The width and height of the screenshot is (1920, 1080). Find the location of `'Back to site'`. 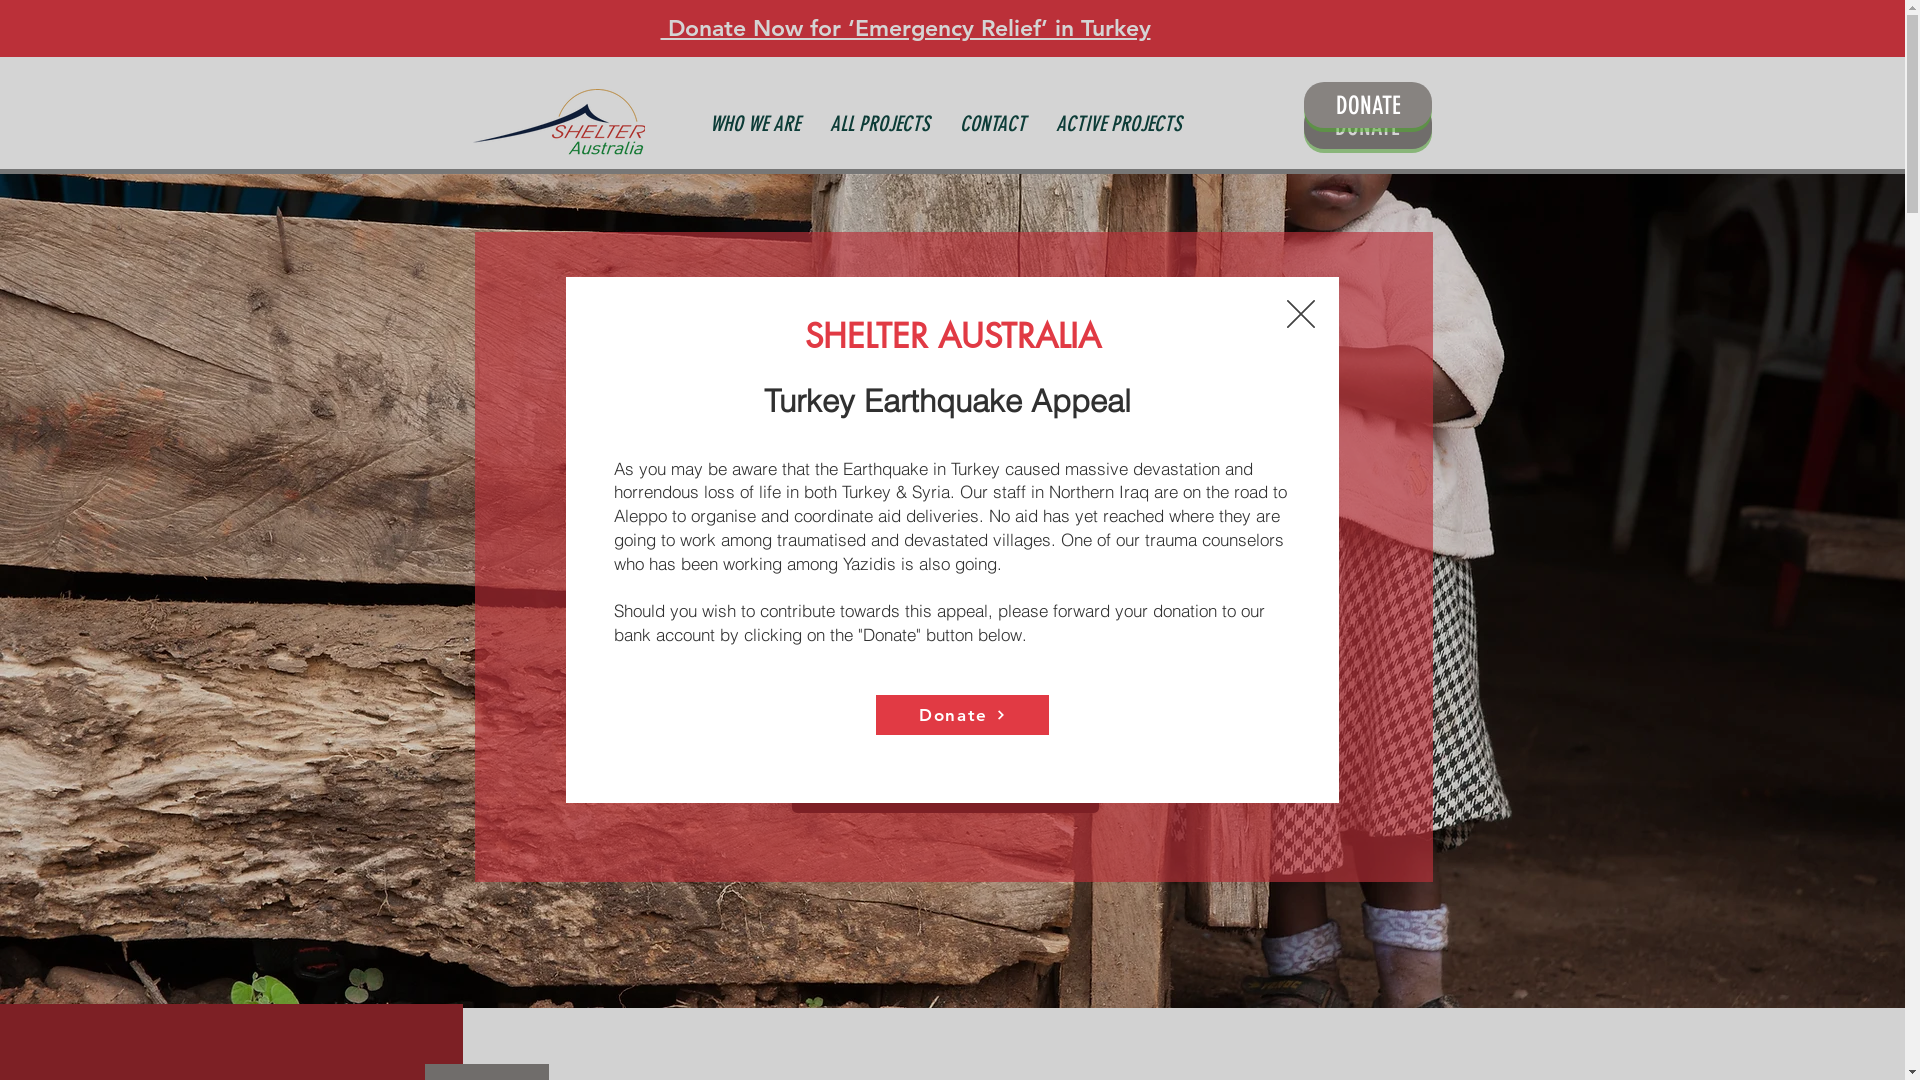

'Back to site' is located at coordinates (1300, 313).